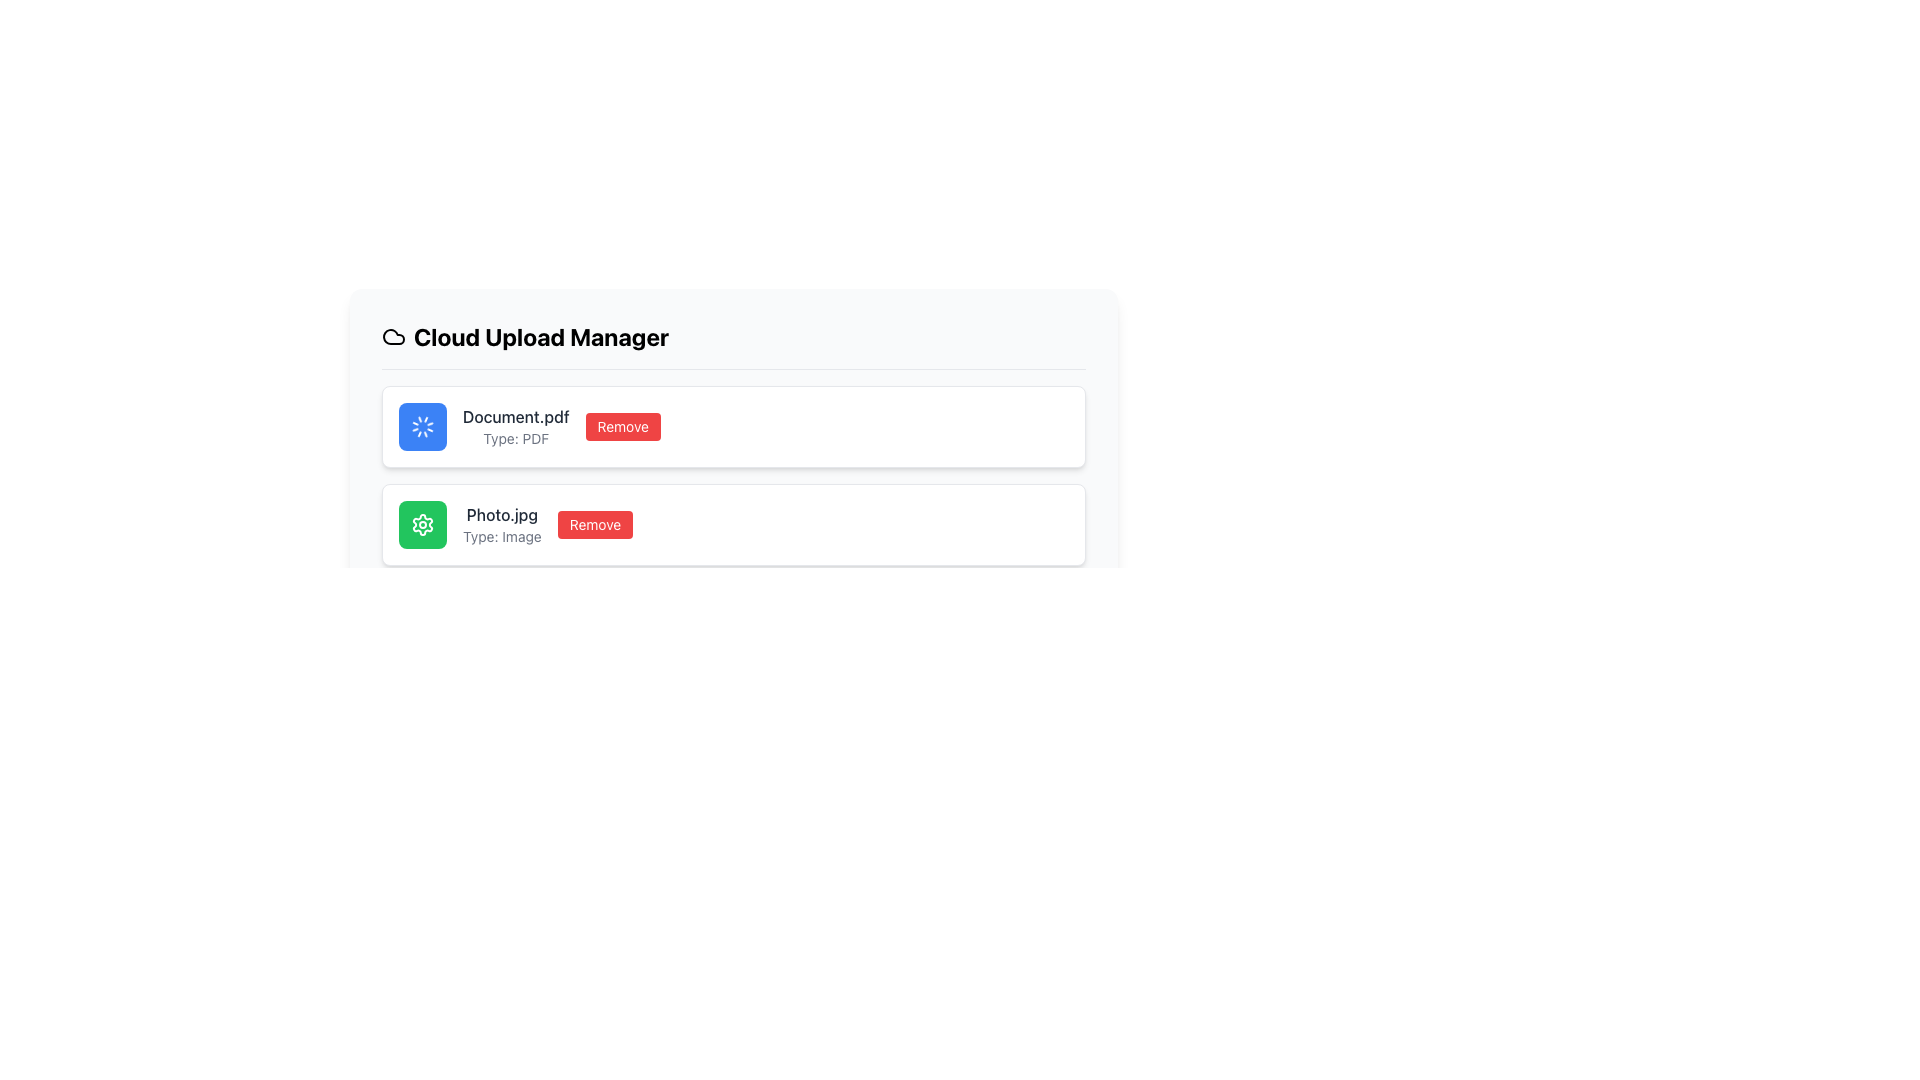  Describe the element at coordinates (622, 426) in the screenshot. I see `the Remove button associated with the 'Document.pdf' file item` at that location.